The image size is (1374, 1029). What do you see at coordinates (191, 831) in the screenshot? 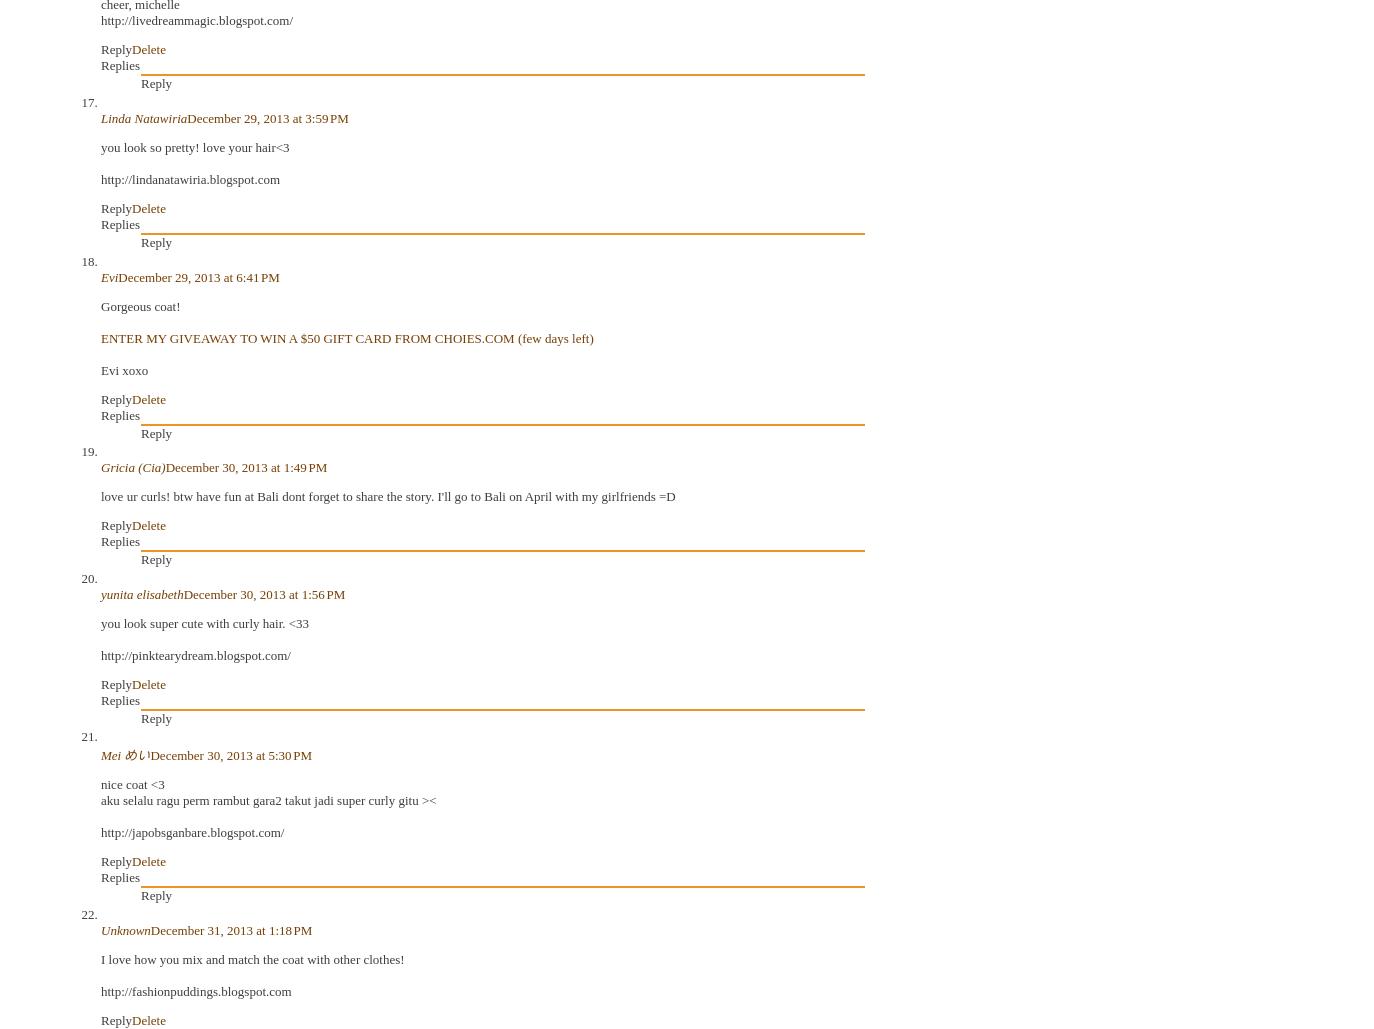
I see `'http://japobsganbare.blogspot.com/'` at bounding box center [191, 831].